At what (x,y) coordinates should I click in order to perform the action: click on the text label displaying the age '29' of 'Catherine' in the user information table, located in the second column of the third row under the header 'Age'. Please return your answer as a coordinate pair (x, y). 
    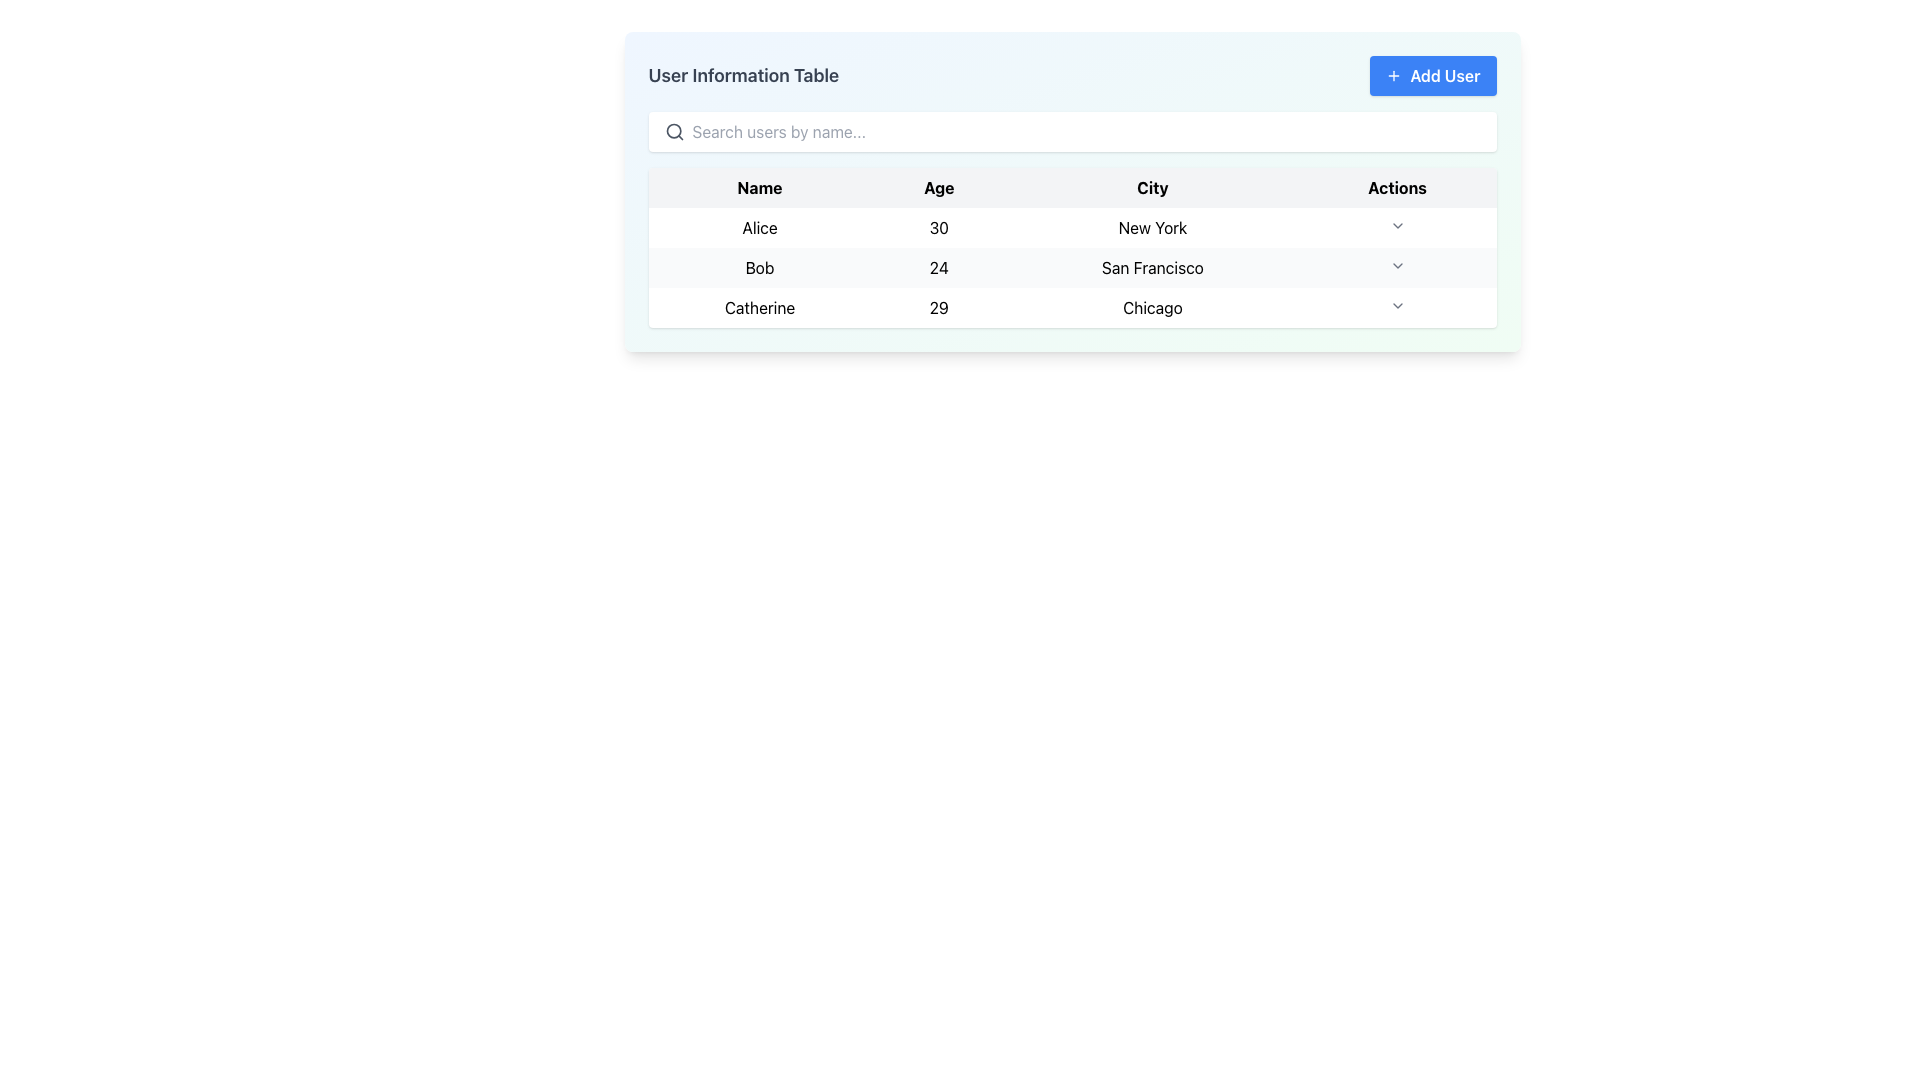
    Looking at the image, I should click on (938, 308).